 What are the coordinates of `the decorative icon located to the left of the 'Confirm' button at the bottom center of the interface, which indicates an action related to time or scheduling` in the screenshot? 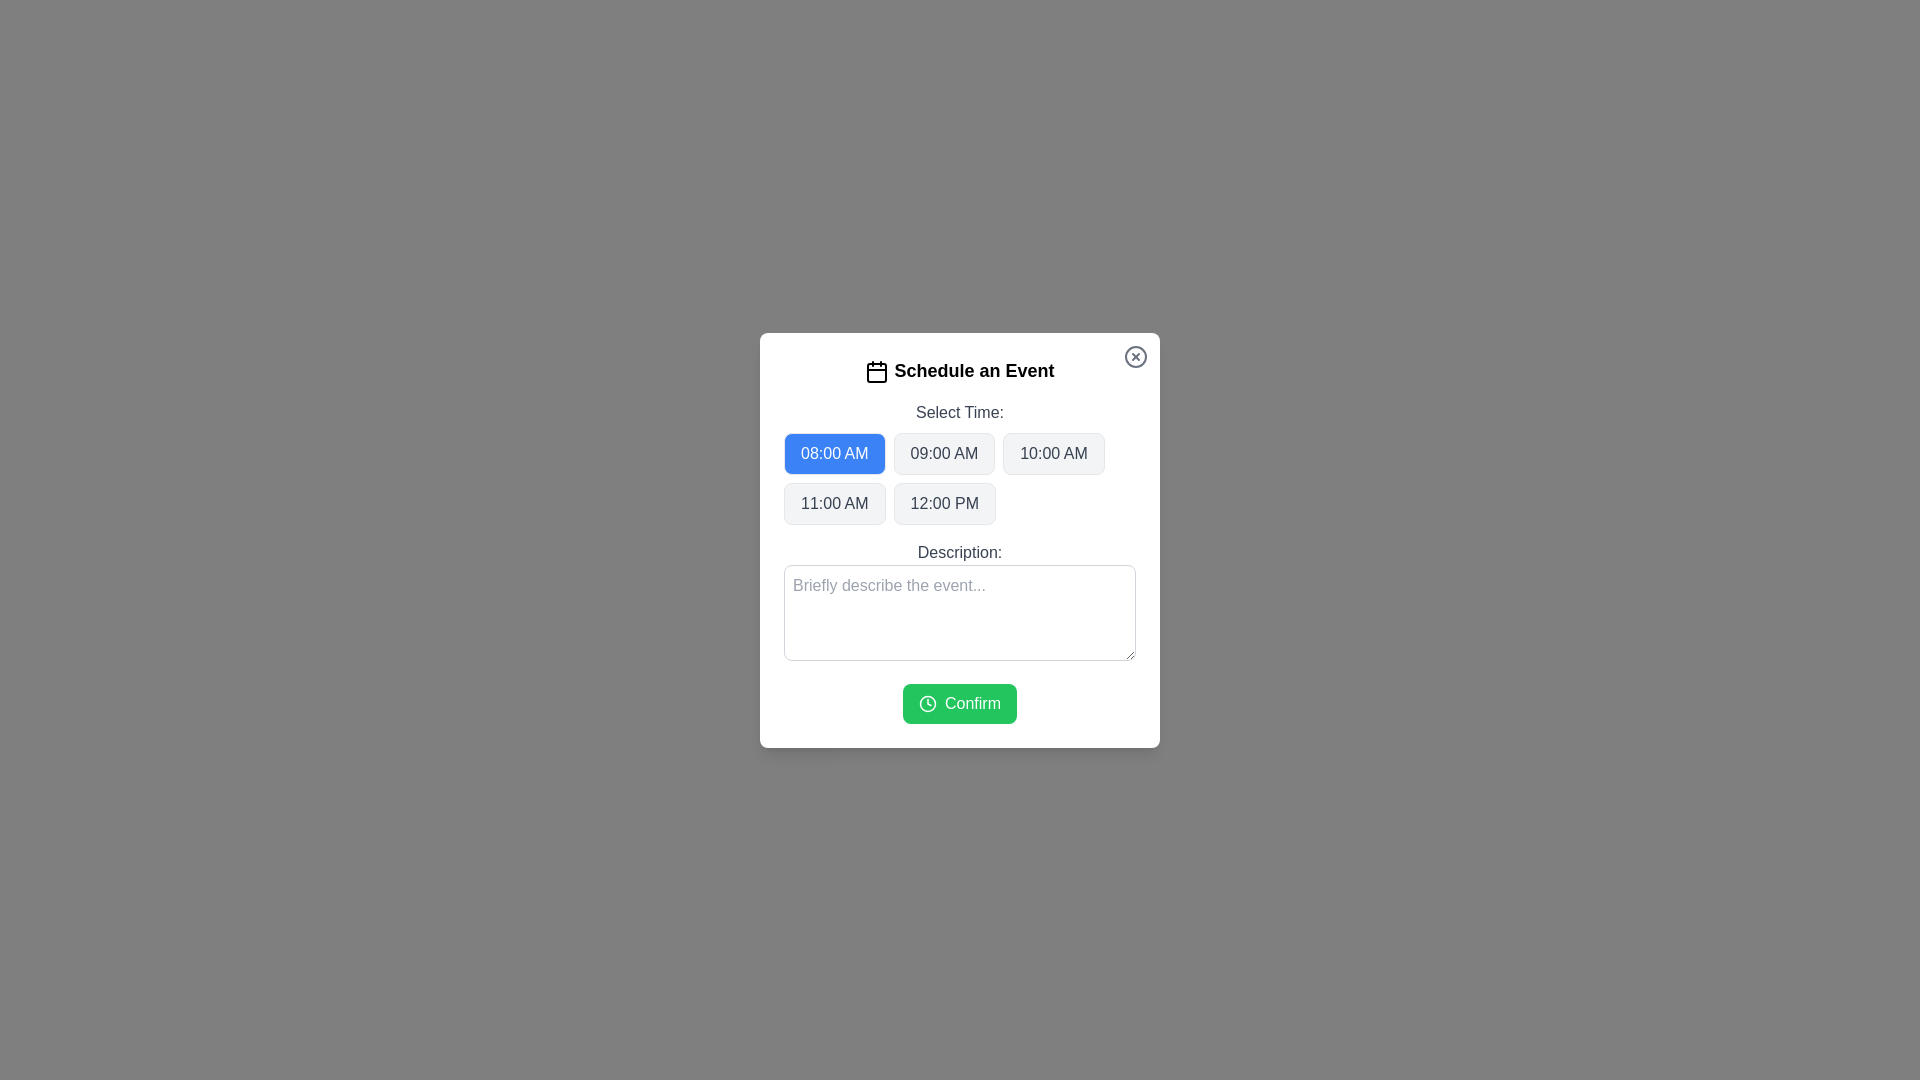 It's located at (926, 702).